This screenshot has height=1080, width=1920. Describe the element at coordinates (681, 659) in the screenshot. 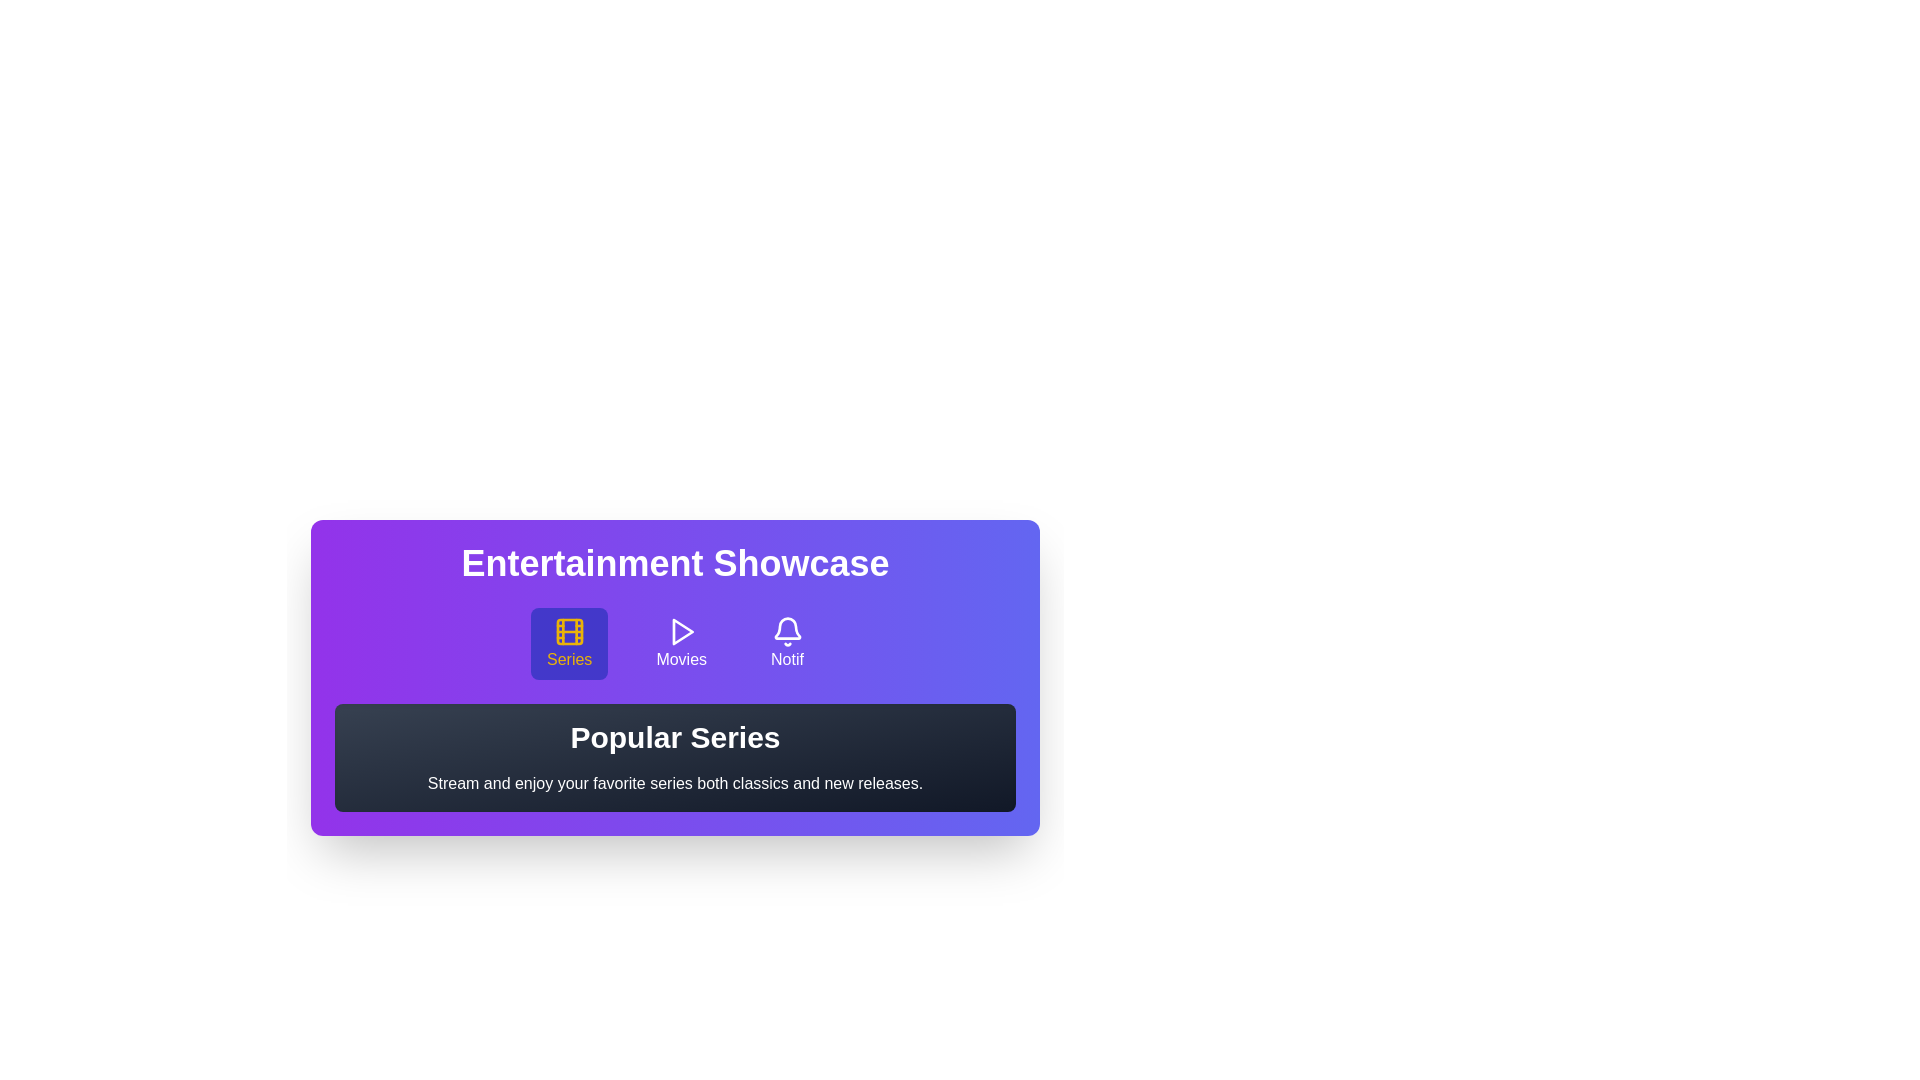

I see `the 'Movies' text label, which is displayed in white font on a purple background` at that location.